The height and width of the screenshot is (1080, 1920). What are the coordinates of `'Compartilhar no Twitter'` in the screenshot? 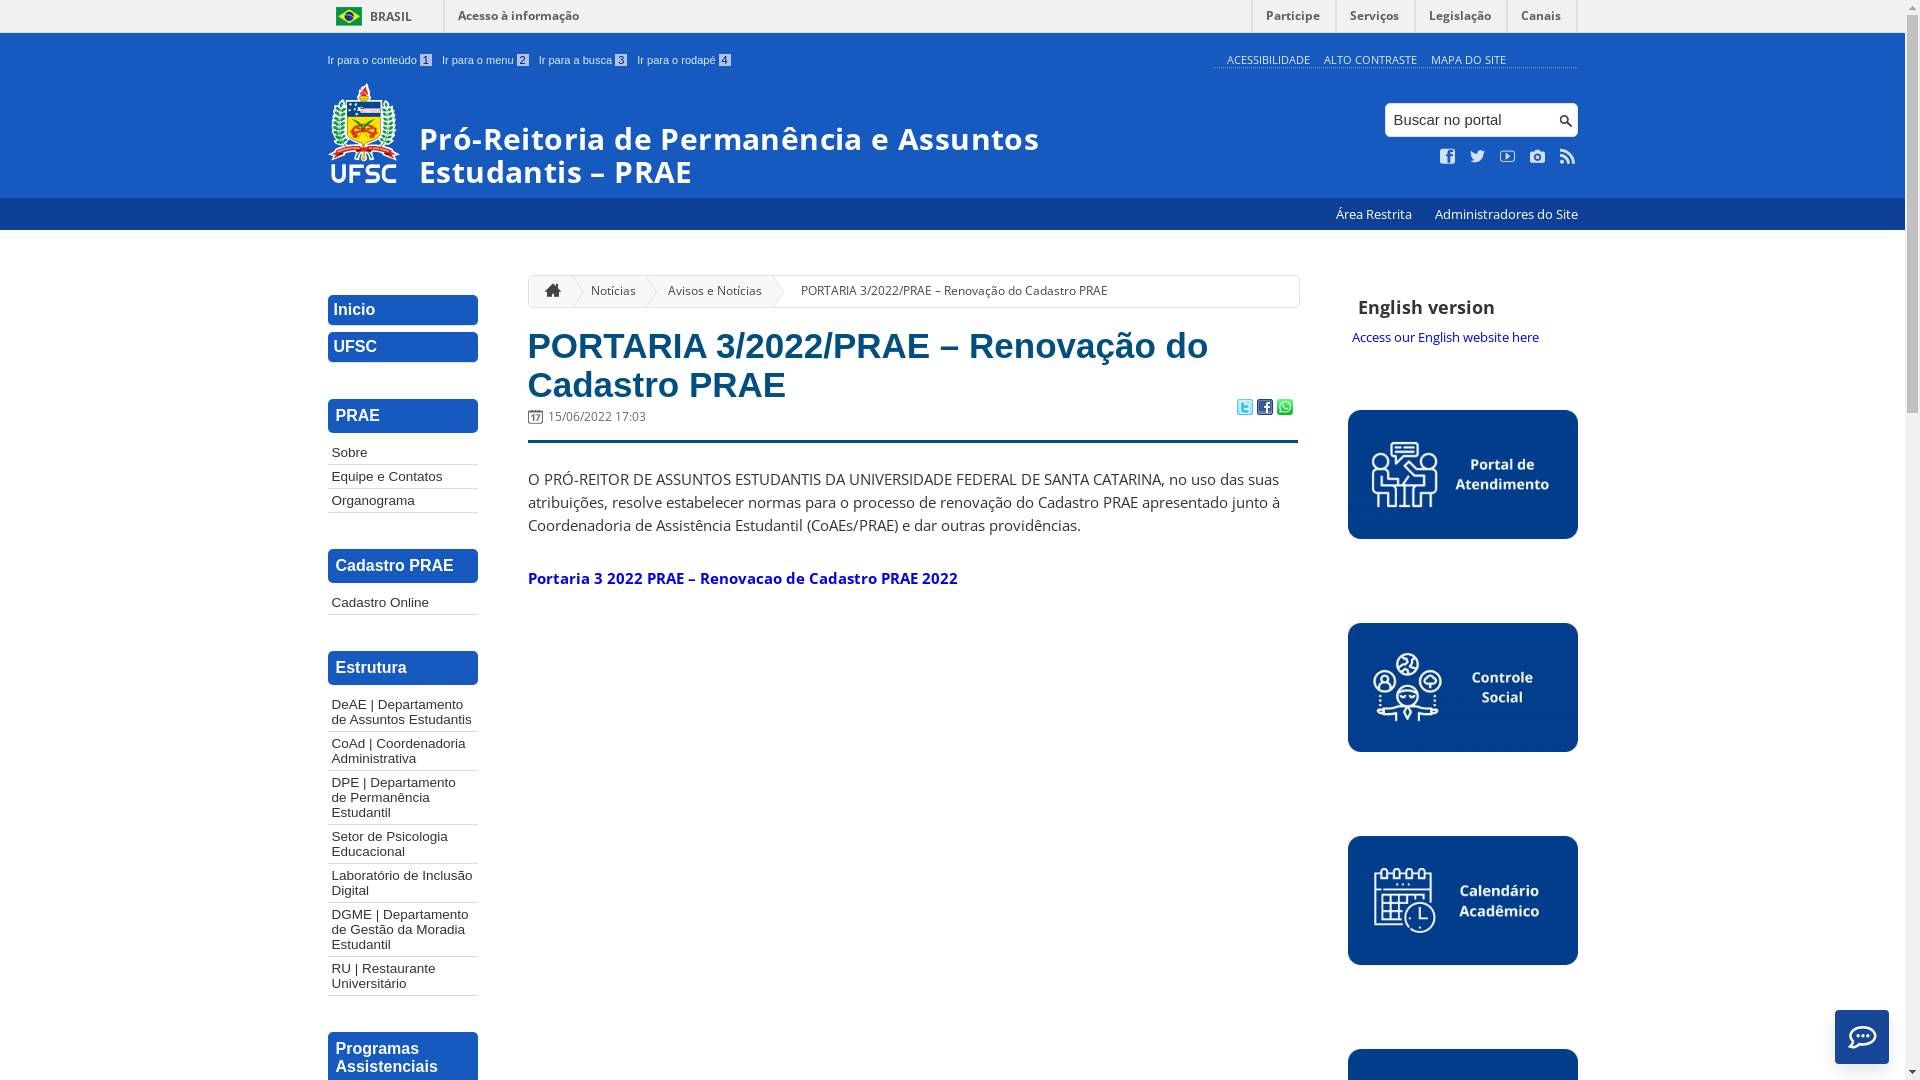 It's located at (1242, 407).